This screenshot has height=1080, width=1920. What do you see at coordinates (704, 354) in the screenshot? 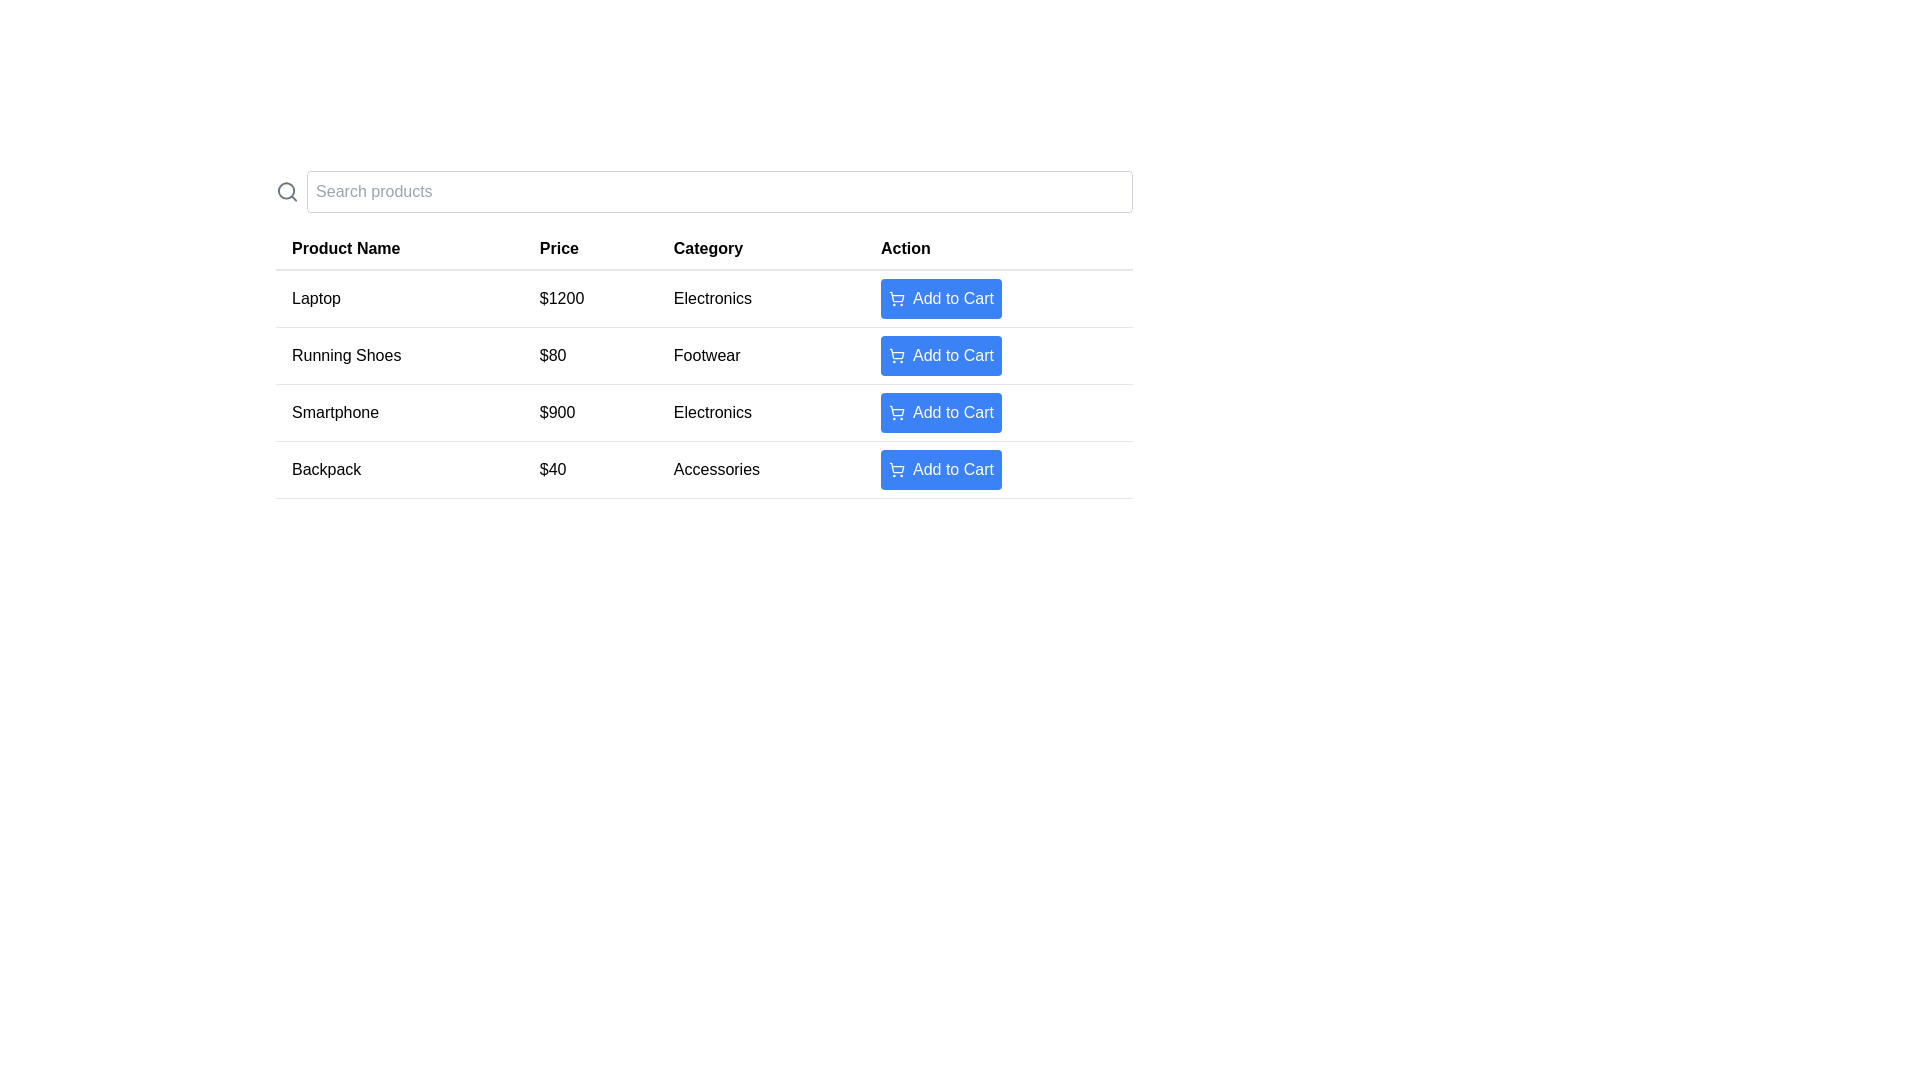
I see `product details from the second row of the table that displays information about the product, including its name, price, category, and the 'Add to Cart' button` at bounding box center [704, 354].